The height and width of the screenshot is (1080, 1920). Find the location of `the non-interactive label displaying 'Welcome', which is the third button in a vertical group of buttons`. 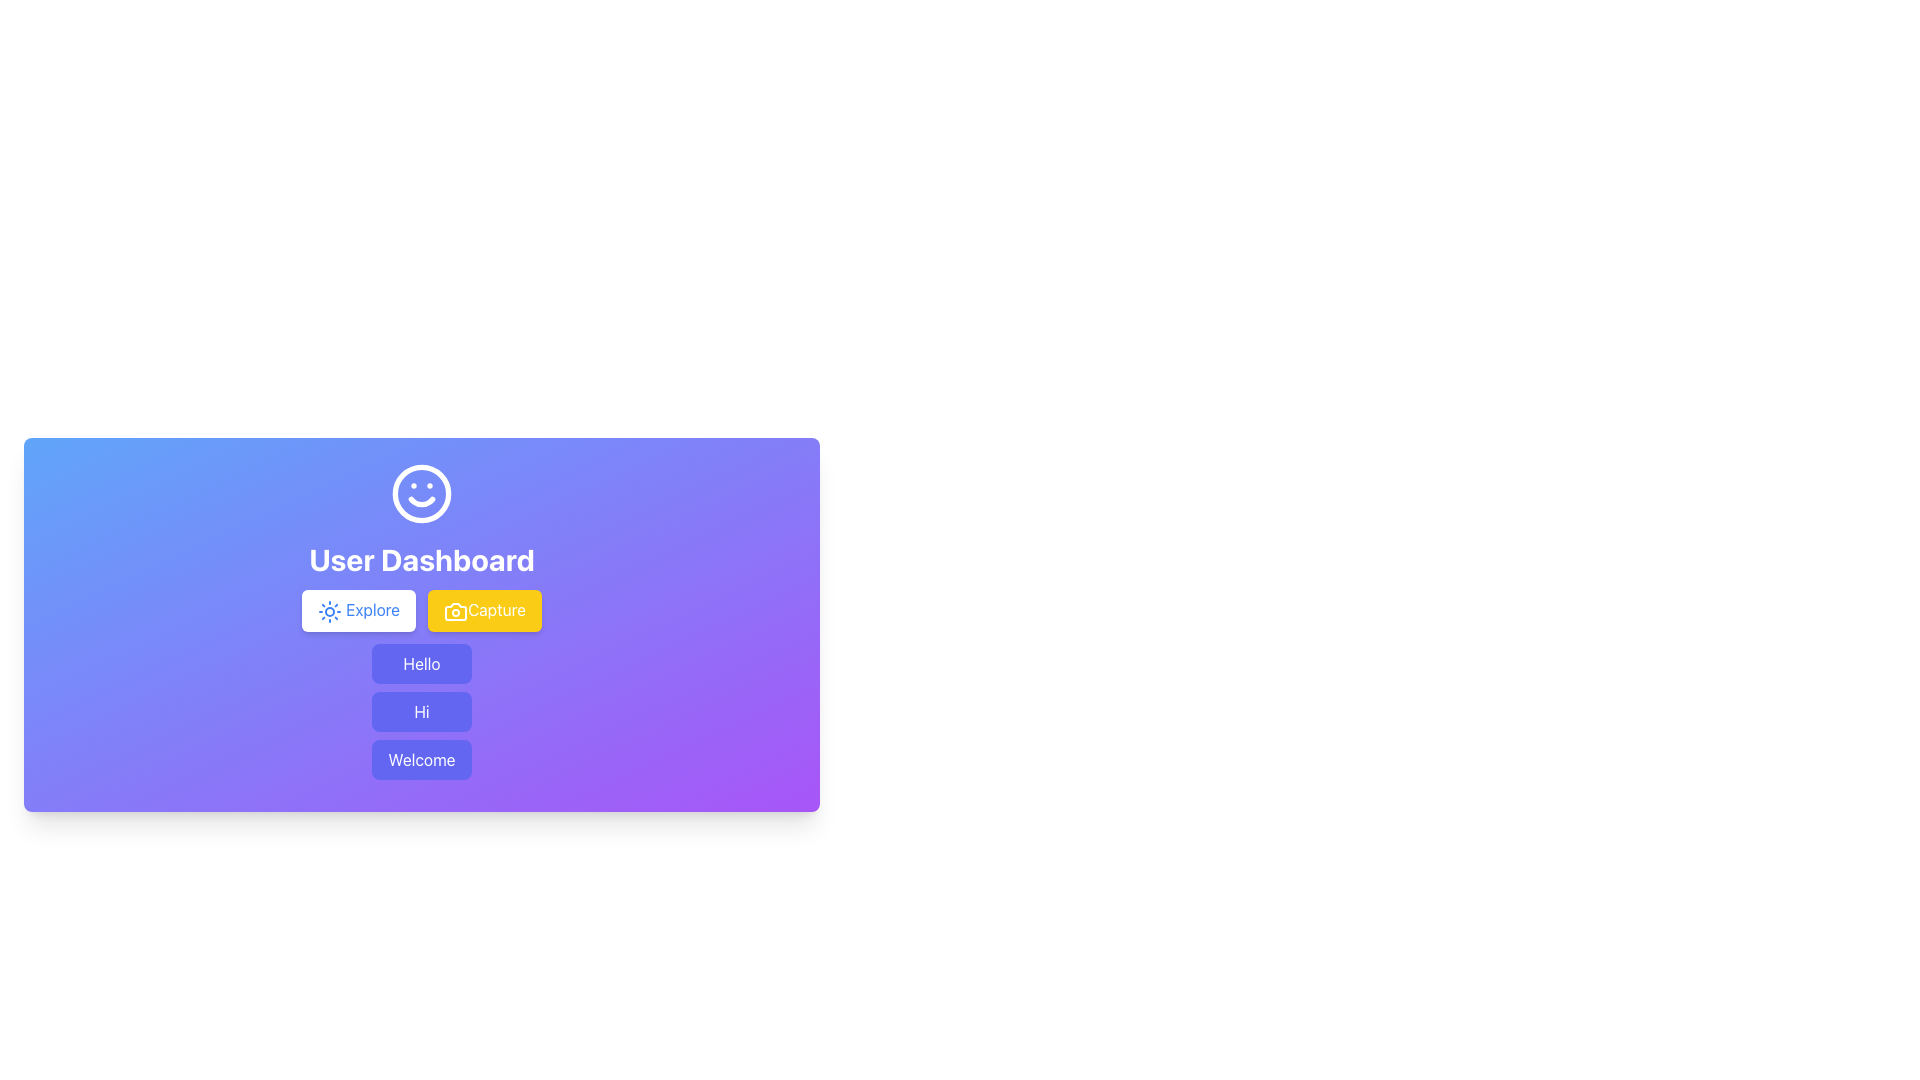

the non-interactive label displaying 'Welcome', which is the third button in a vertical group of buttons is located at coordinates (421, 759).